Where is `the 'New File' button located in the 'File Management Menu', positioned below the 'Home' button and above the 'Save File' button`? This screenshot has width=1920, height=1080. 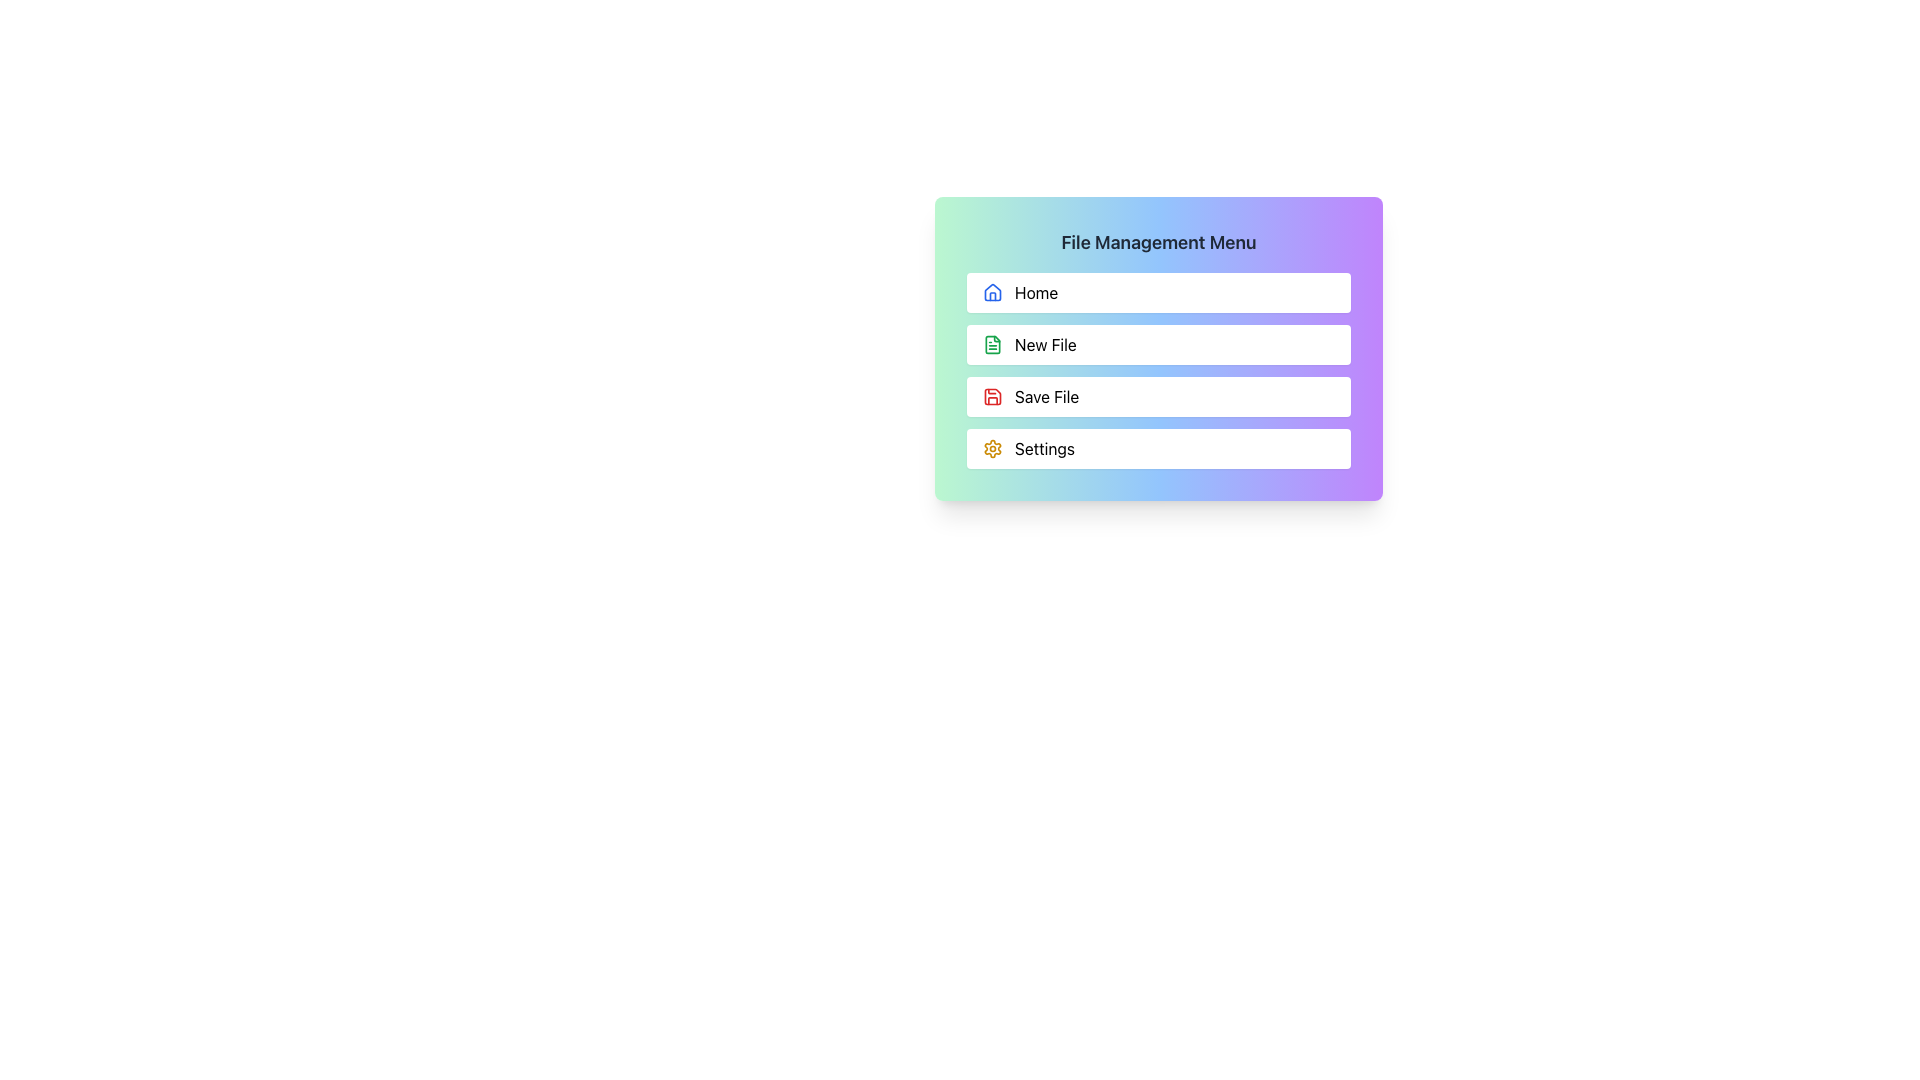 the 'New File' button located in the 'File Management Menu', positioned below the 'Home' button and above the 'Save File' button is located at coordinates (1158, 347).